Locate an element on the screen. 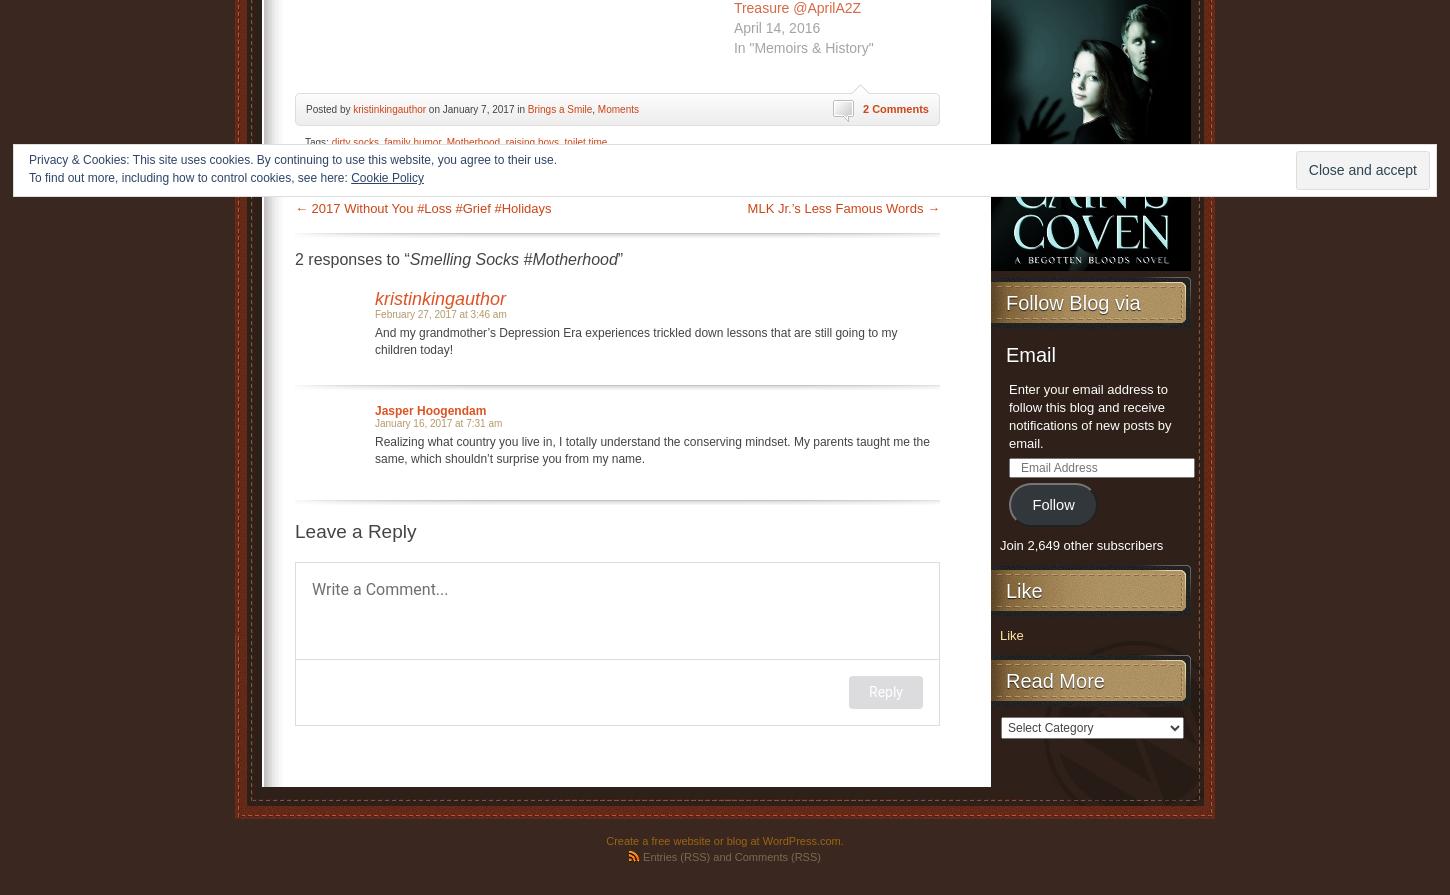 This screenshot has width=1450, height=895. 'Leave a Reply' is located at coordinates (355, 529).